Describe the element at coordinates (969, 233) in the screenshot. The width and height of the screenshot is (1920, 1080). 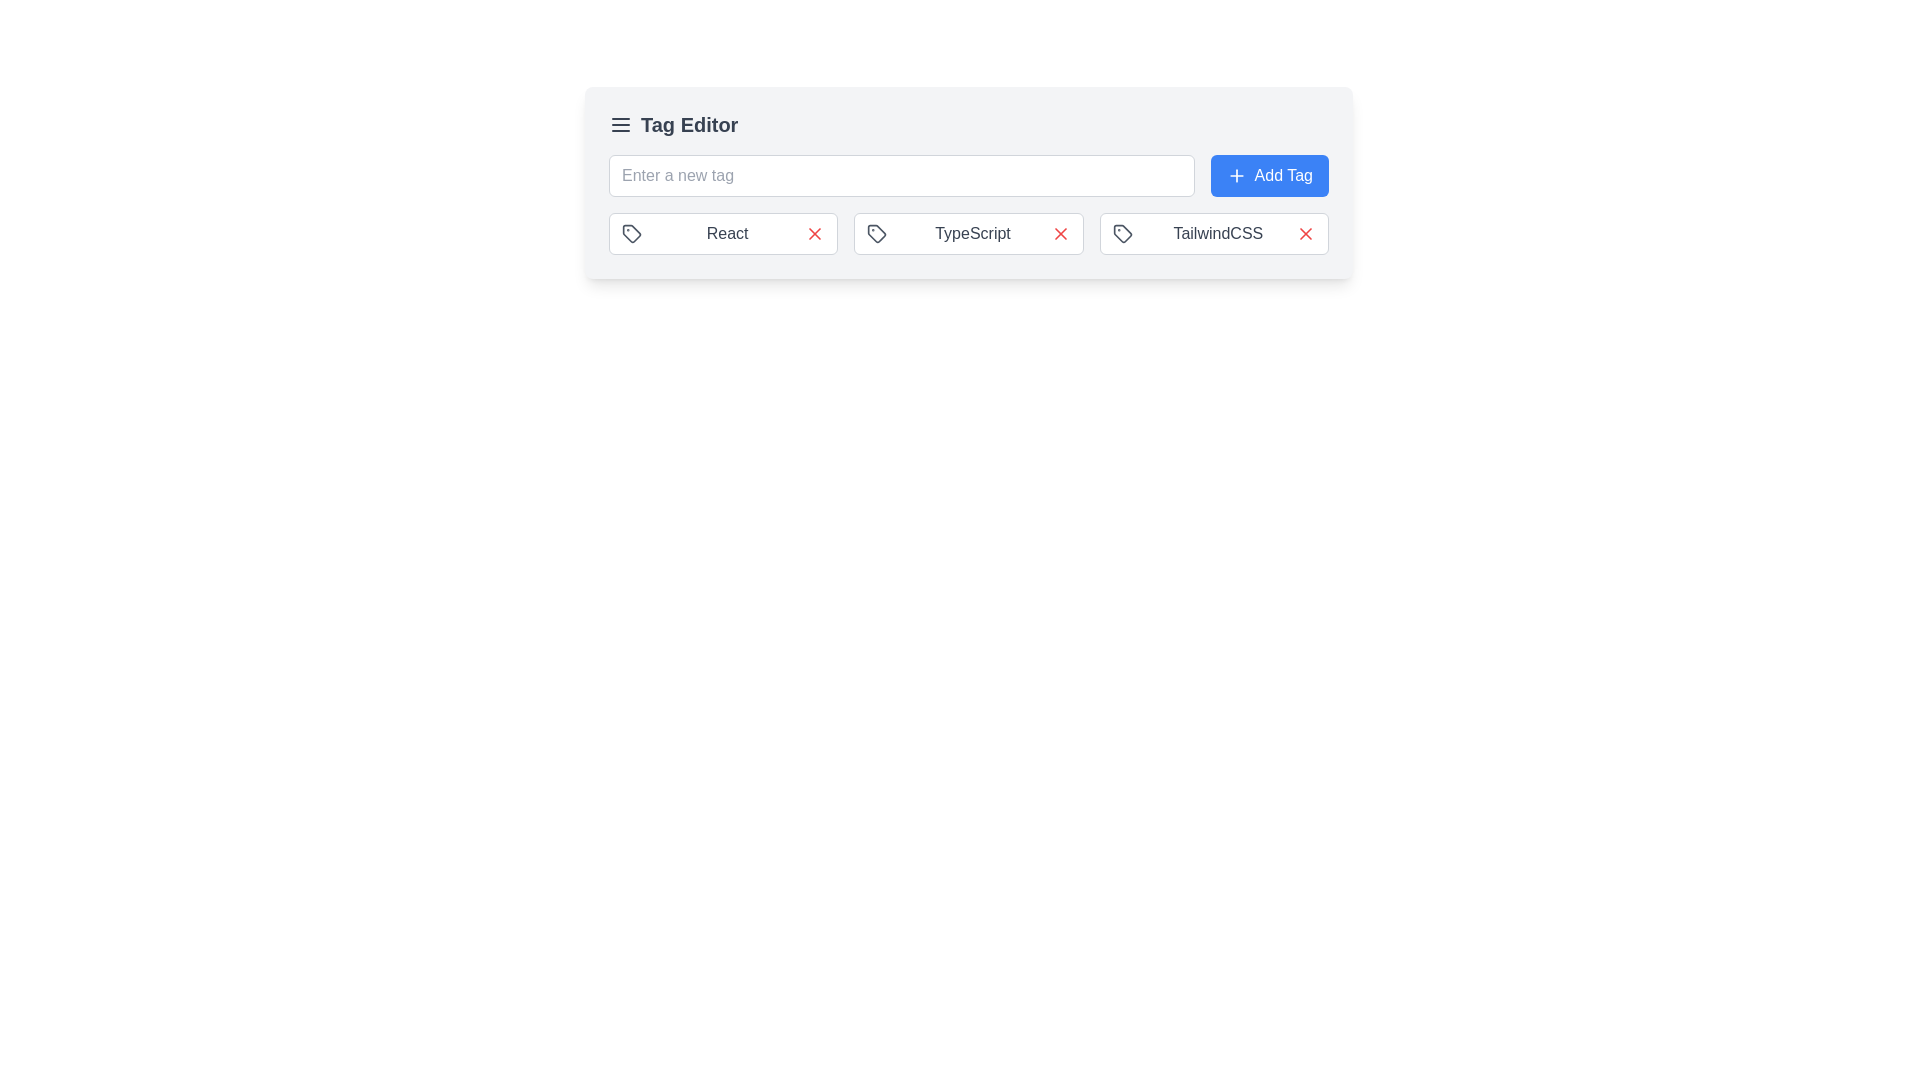
I see `the 'TypeScript' tag indicator` at that location.